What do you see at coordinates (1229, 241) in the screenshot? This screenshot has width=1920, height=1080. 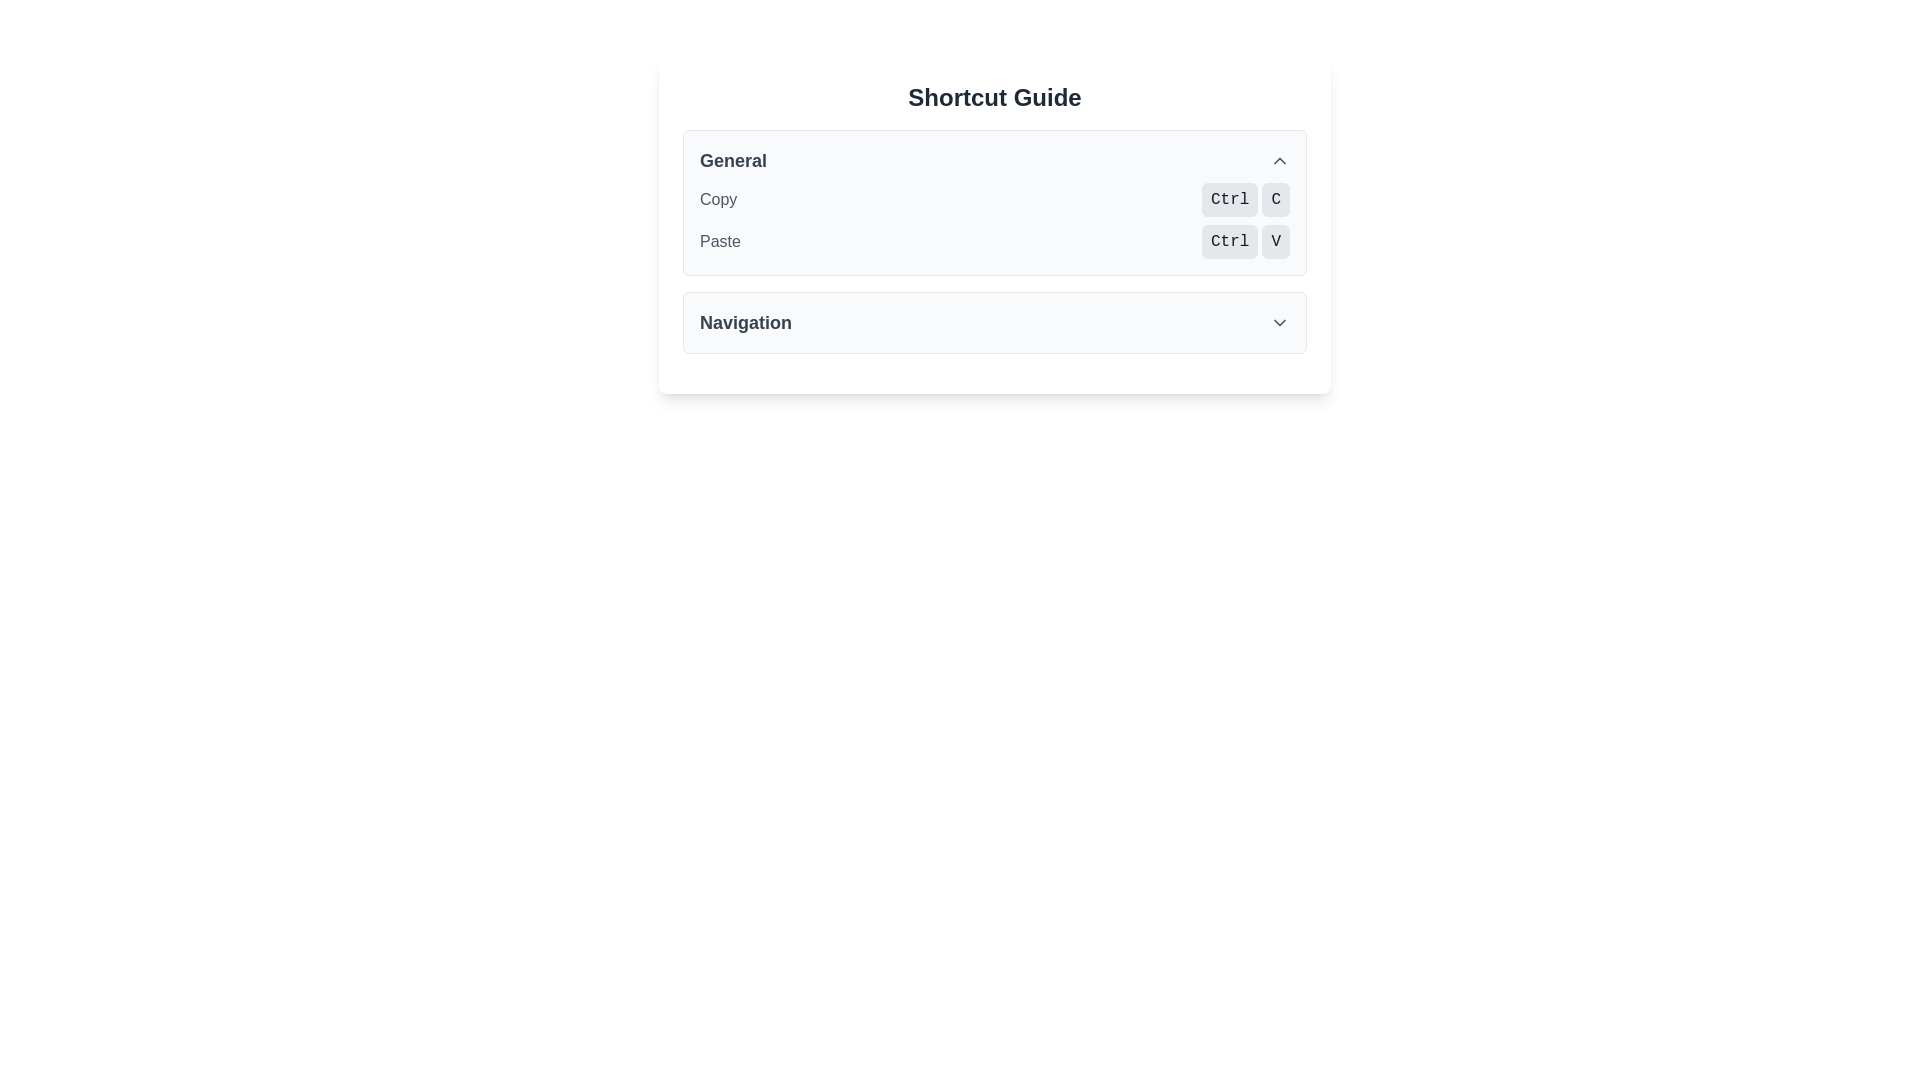 I see `the 'Ctrl' button located in the 'General' section of the 'Shortcut Guide' interface, which has a light gray background and dark text, and is positioned to the left of the 'V' button` at bounding box center [1229, 241].